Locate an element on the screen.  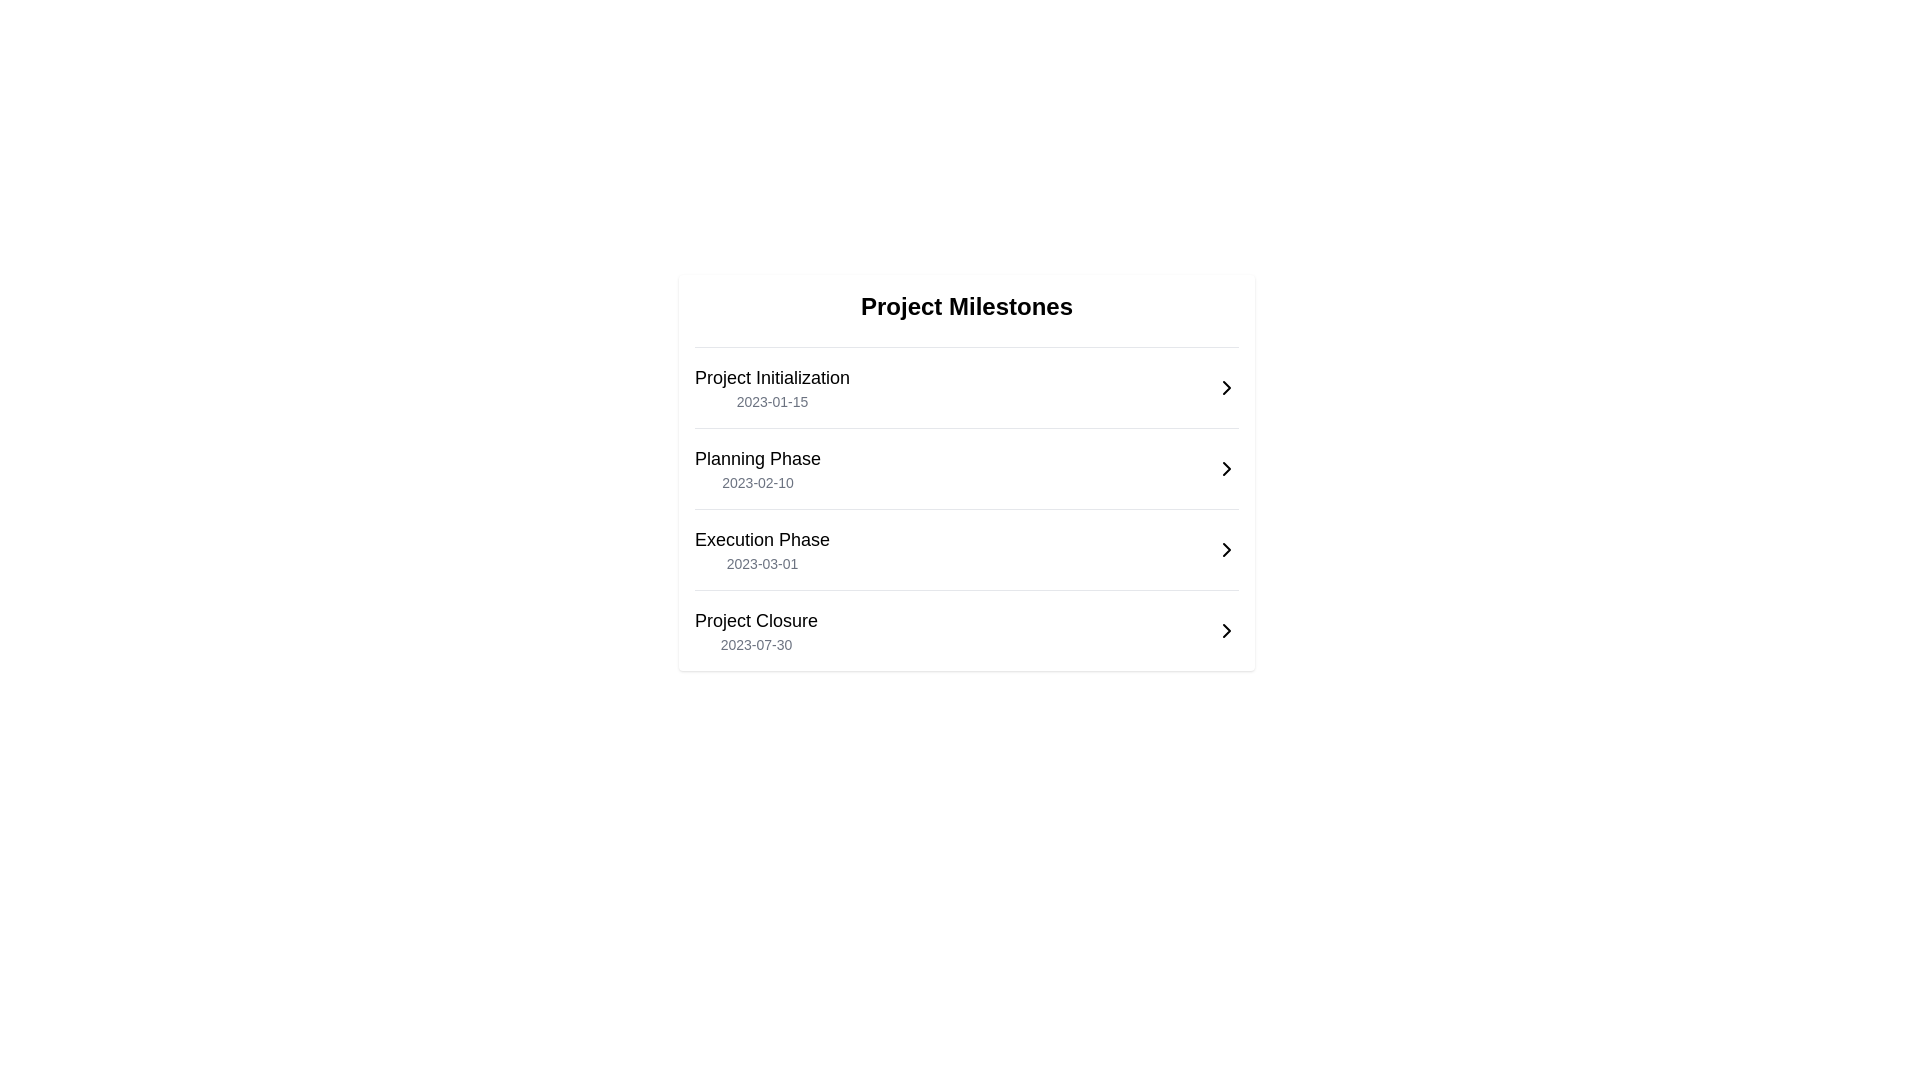
the rightward arrow chevron icon in the 'Execution Phase' row is located at coordinates (1226, 550).